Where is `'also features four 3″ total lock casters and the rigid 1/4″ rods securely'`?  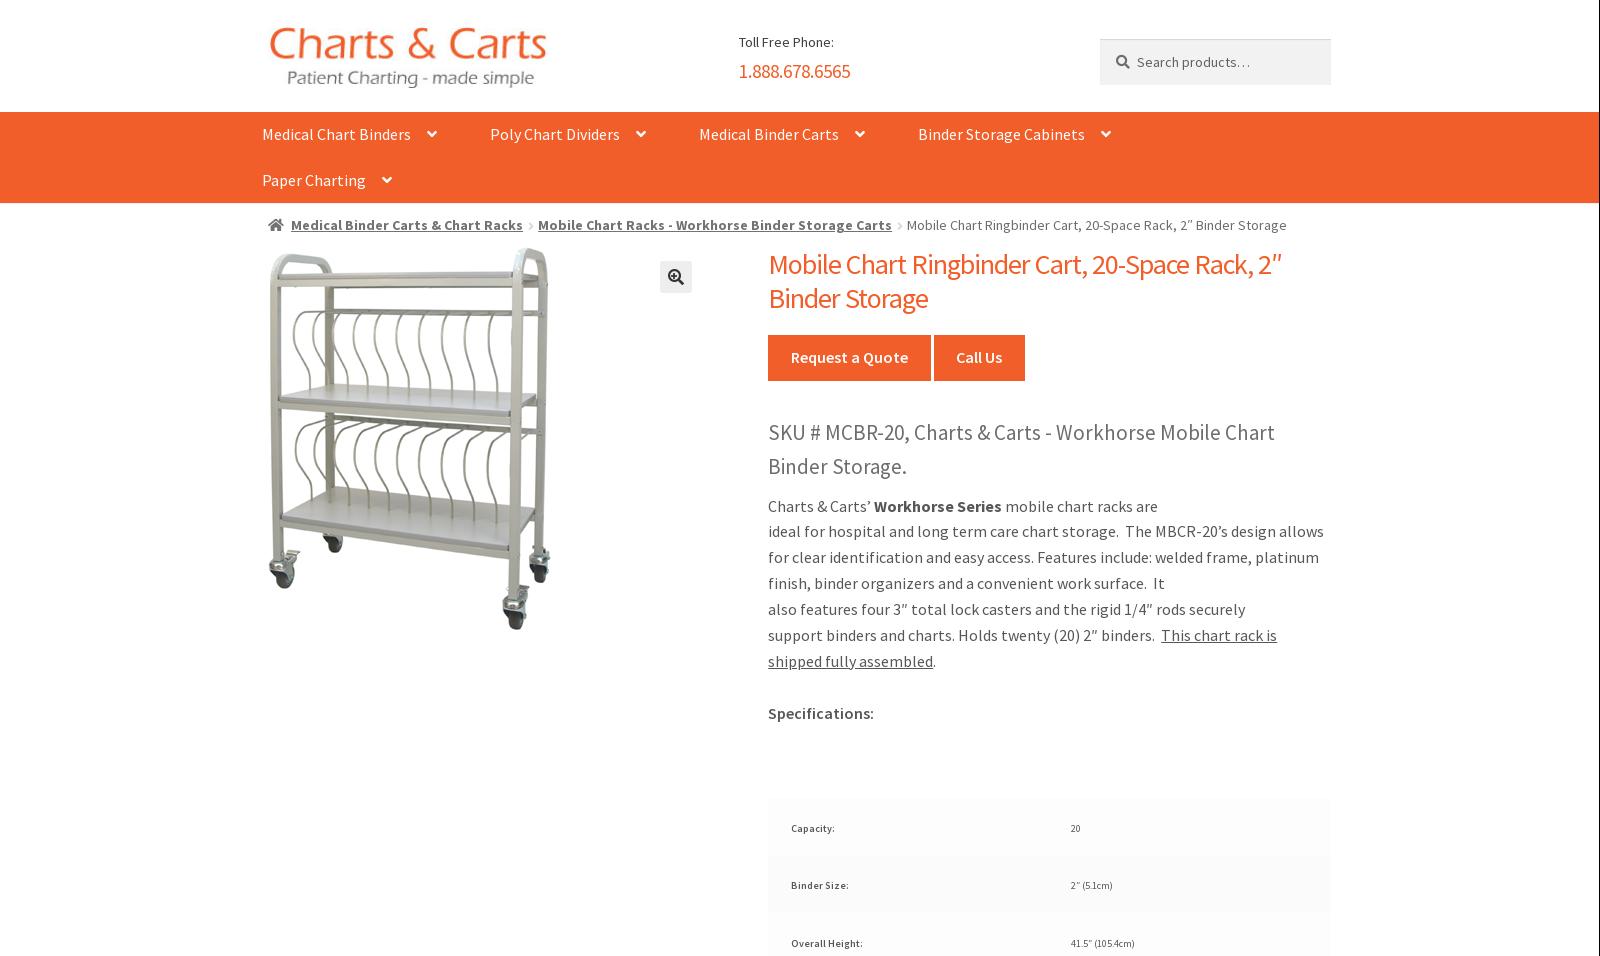 'also features four 3″ total lock casters and the rigid 1/4″ rods securely' is located at coordinates (1006, 608).